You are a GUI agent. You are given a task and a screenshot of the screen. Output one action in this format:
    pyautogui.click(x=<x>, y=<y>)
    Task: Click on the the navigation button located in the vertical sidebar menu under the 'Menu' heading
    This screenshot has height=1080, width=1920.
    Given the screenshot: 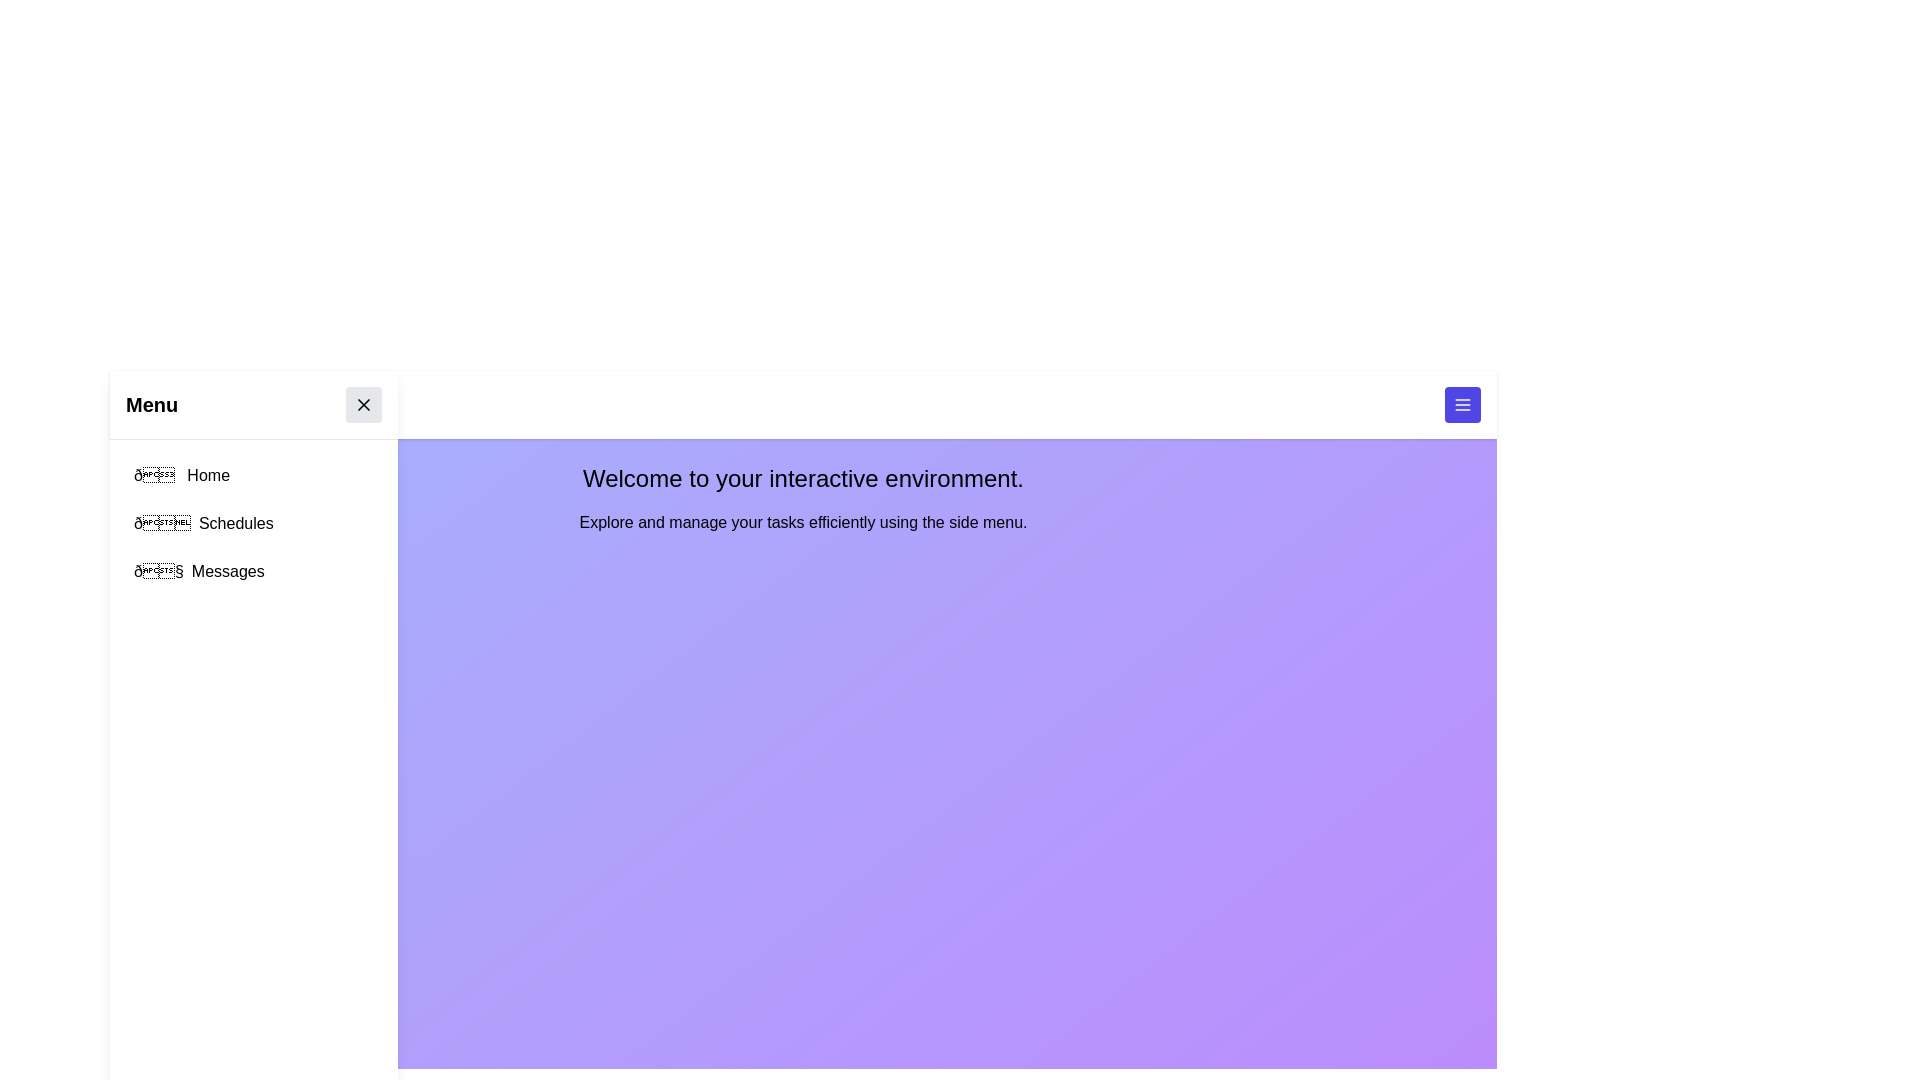 What is the action you would take?
    pyautogui.click(x=253, y=475)
    